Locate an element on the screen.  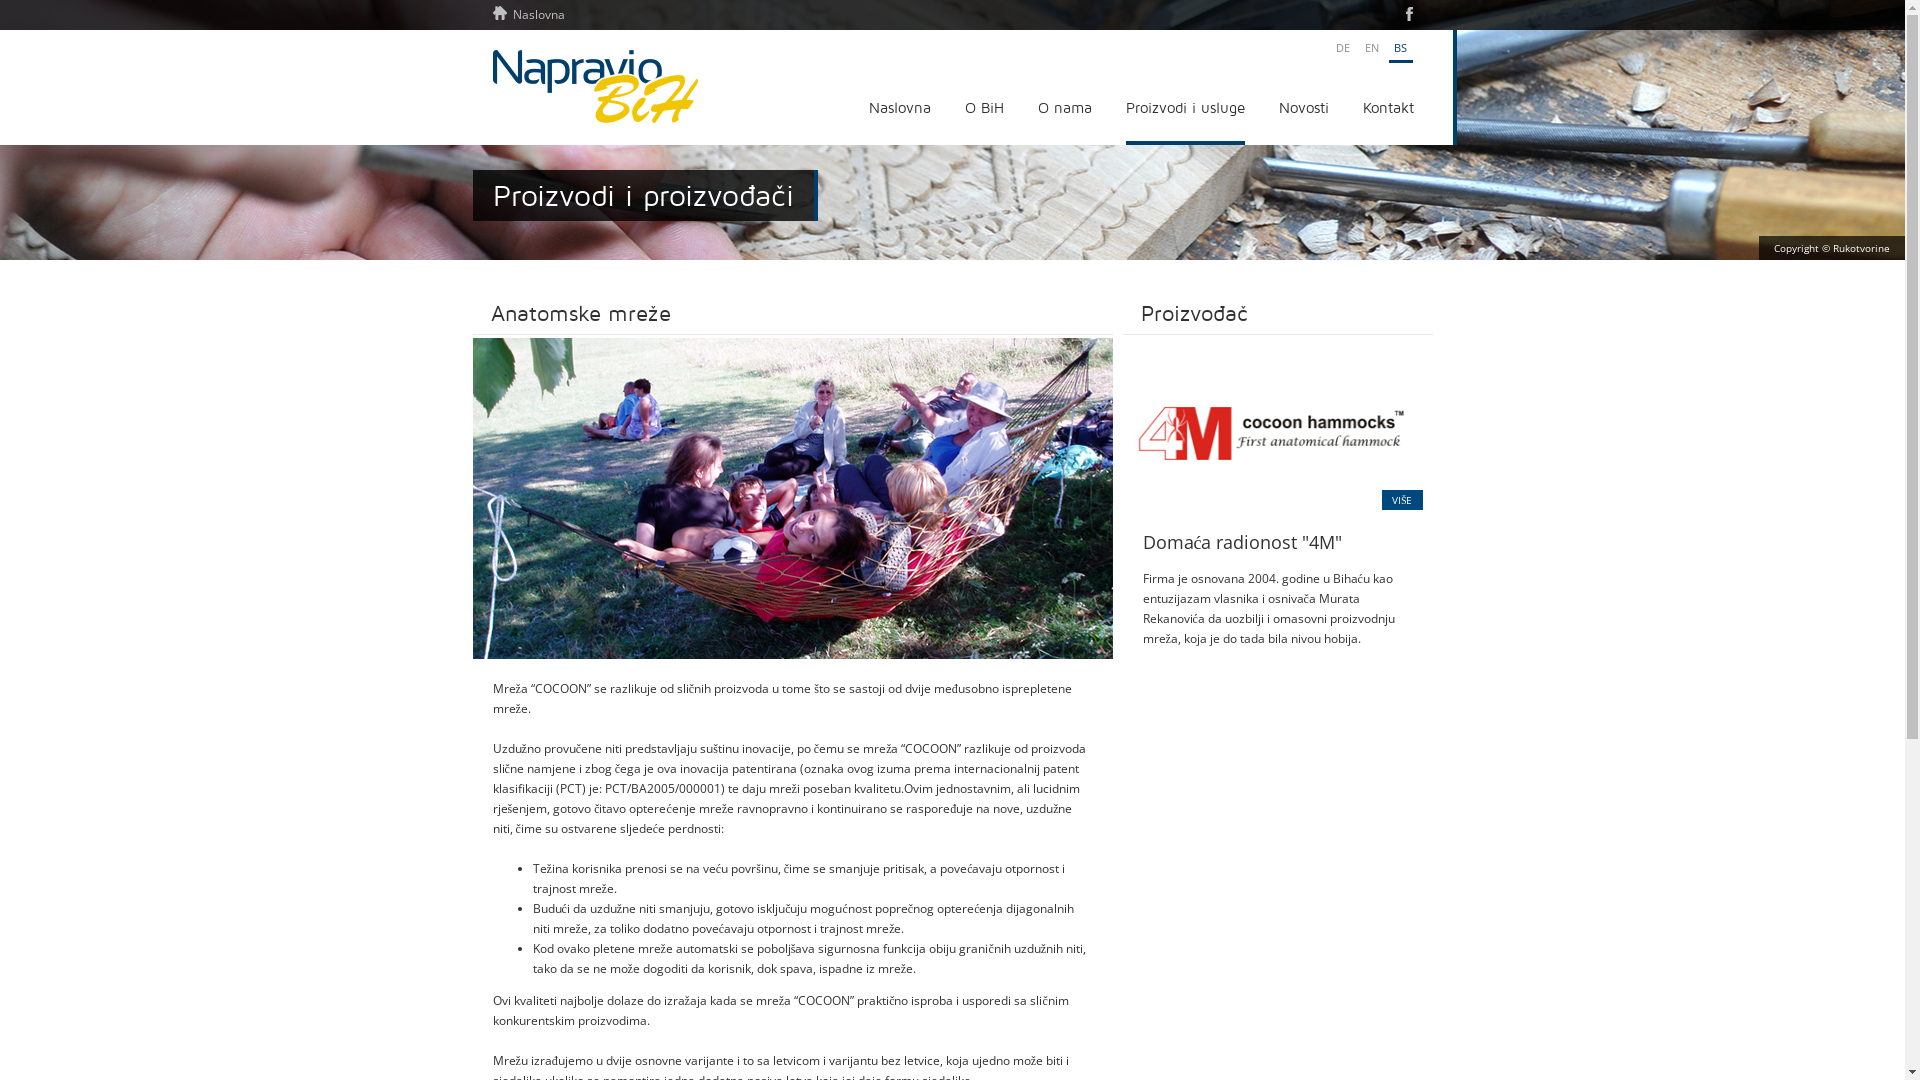
'EN' is located at coordinates (1371, 46).